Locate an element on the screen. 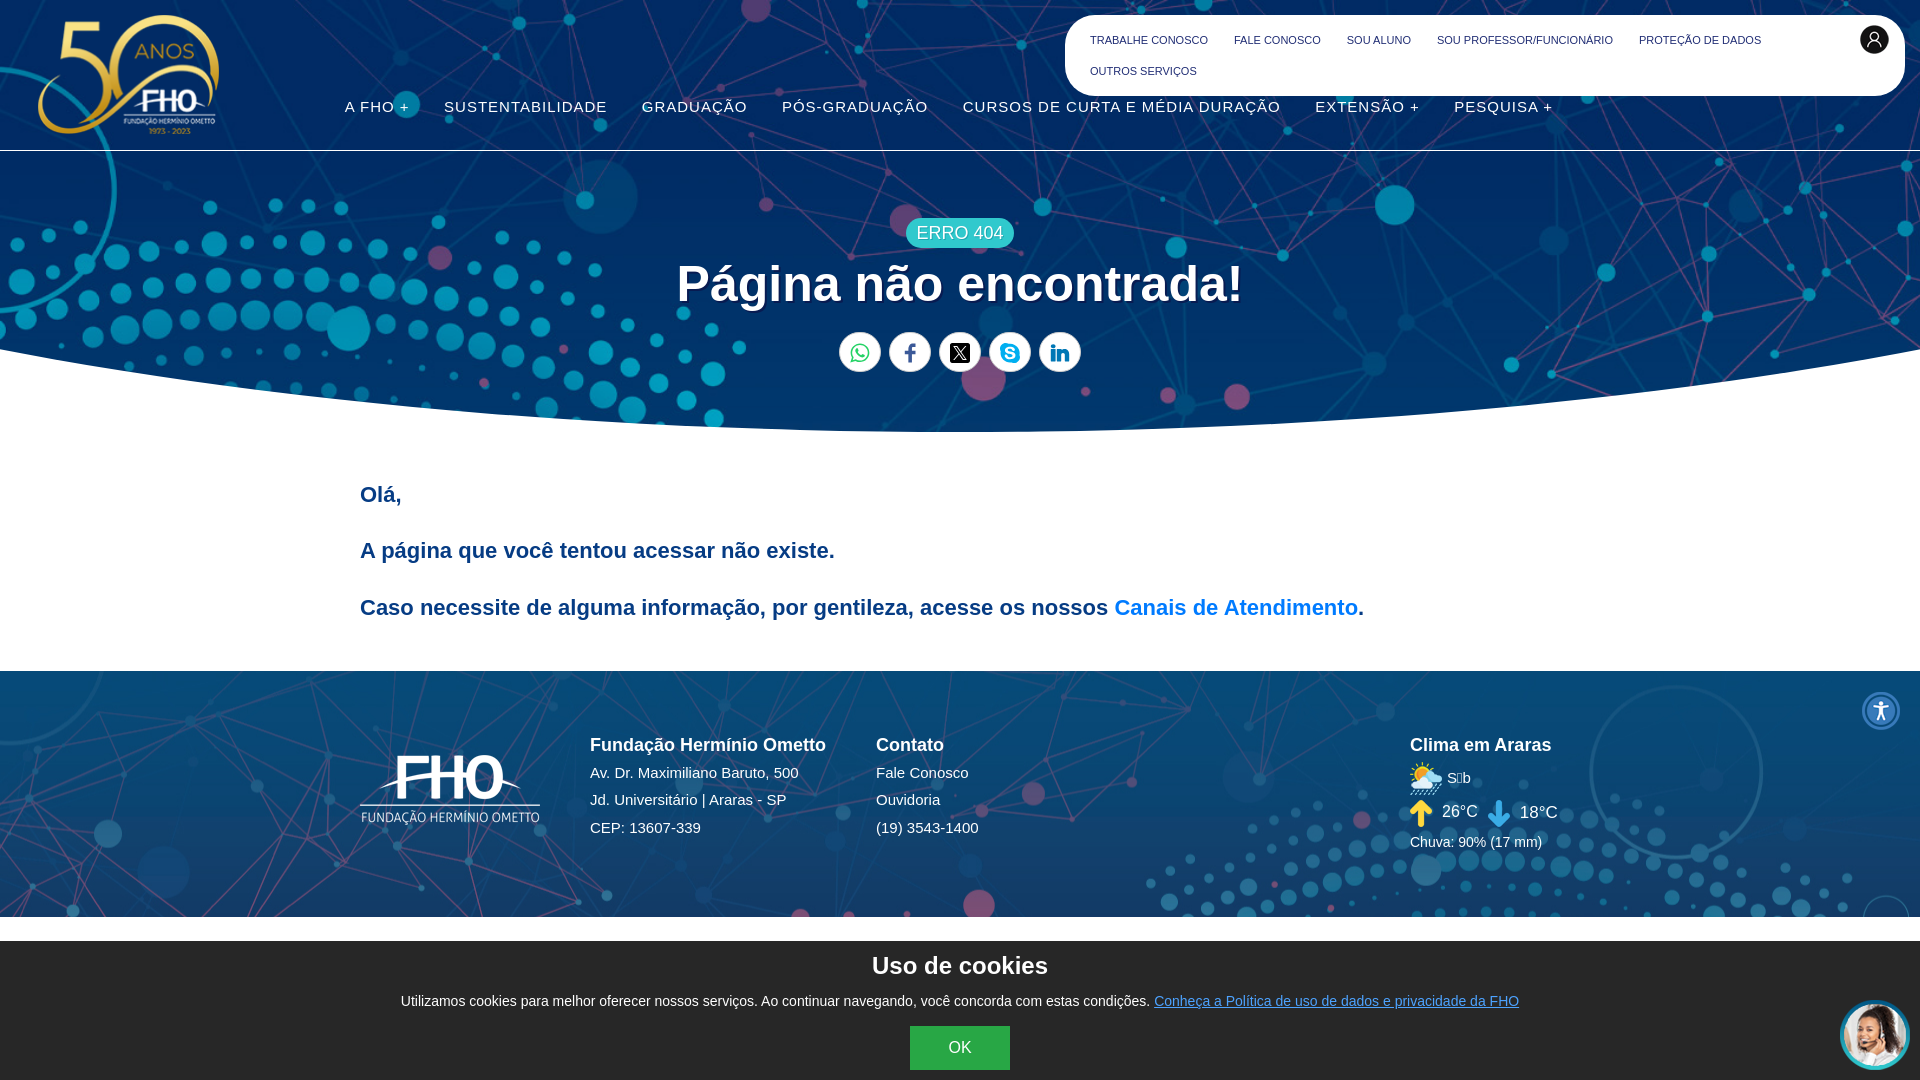 Image resolution: width=1920 pixels, height=1080 pixels. 'TRABALHE CONOSCO' is located at coordinates (1148, 40).